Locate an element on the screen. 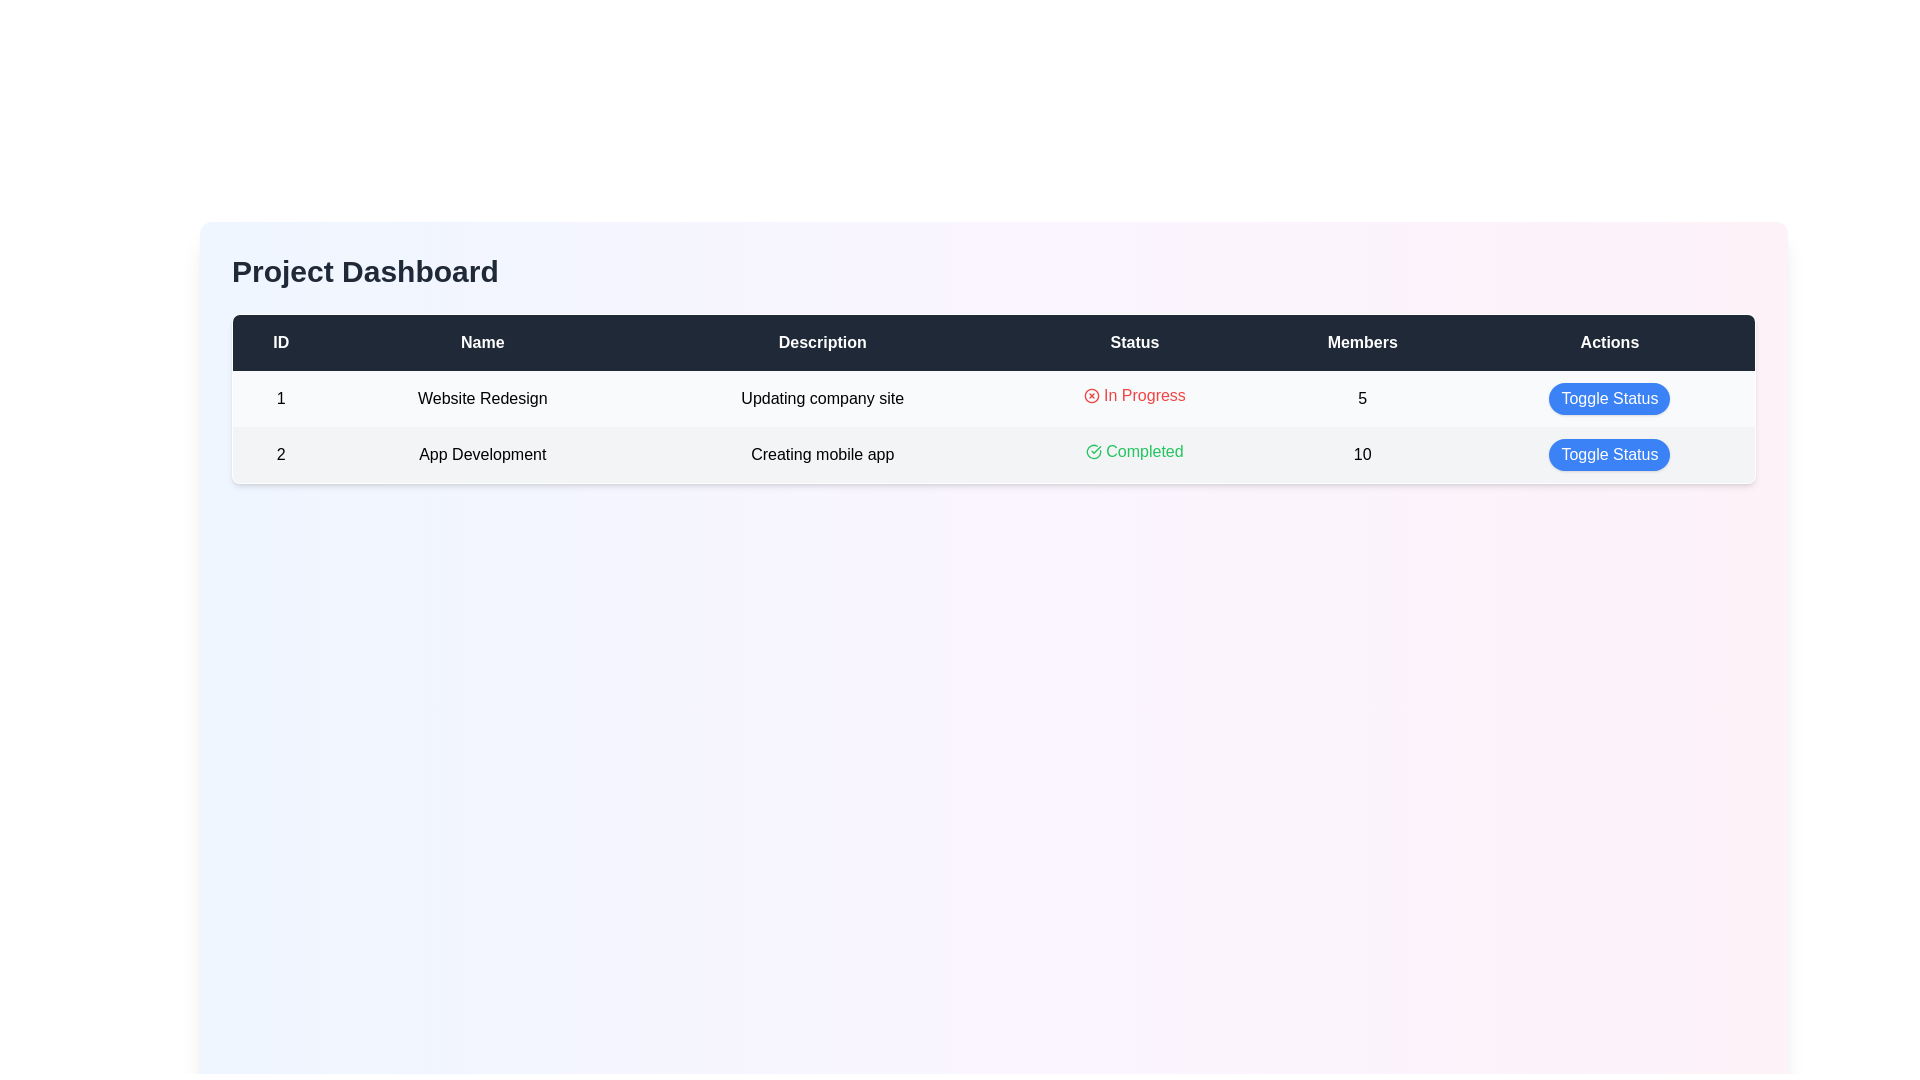 This screenshot has height=1080, width=1920. the 'In Progress' status icon for the 'Website Redesign' project, located in the first row of the 'Status' column in the table is located at coordinates (1091, 396).